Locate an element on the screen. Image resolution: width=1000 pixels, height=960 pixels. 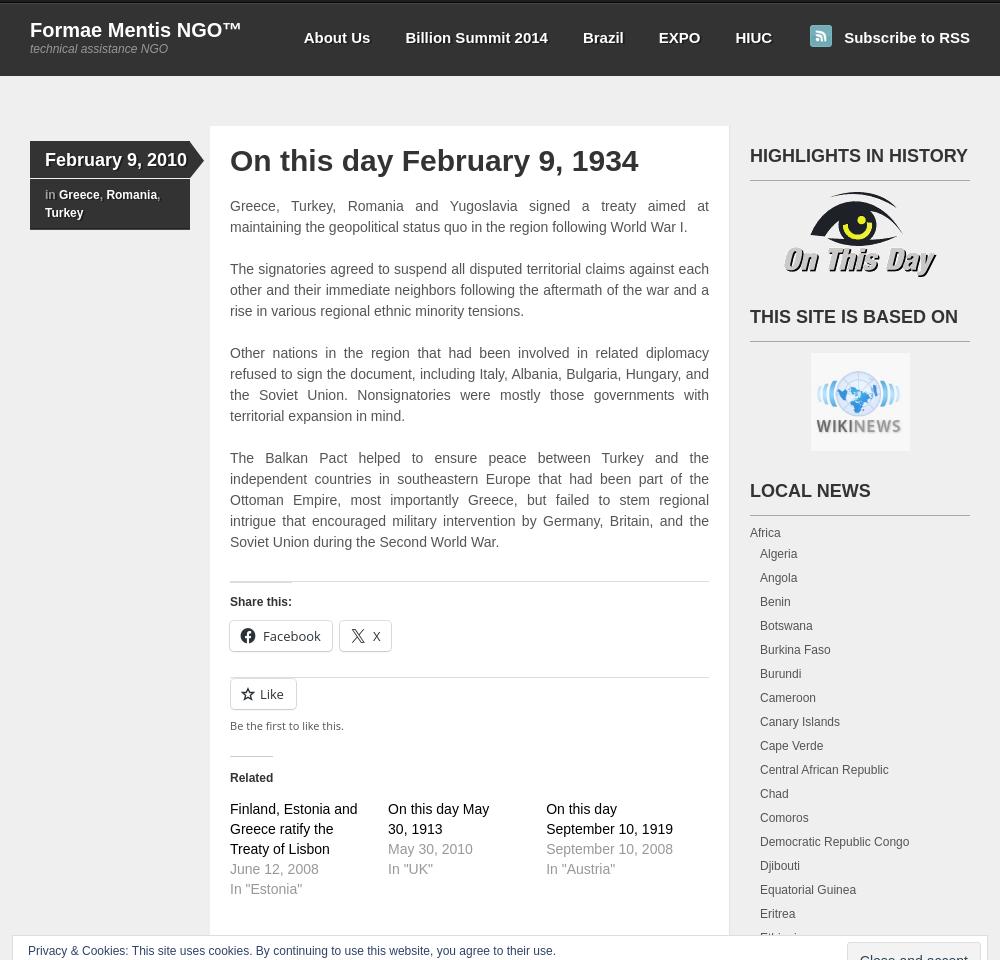
'ethnic' is located at coordinates (372, 311).